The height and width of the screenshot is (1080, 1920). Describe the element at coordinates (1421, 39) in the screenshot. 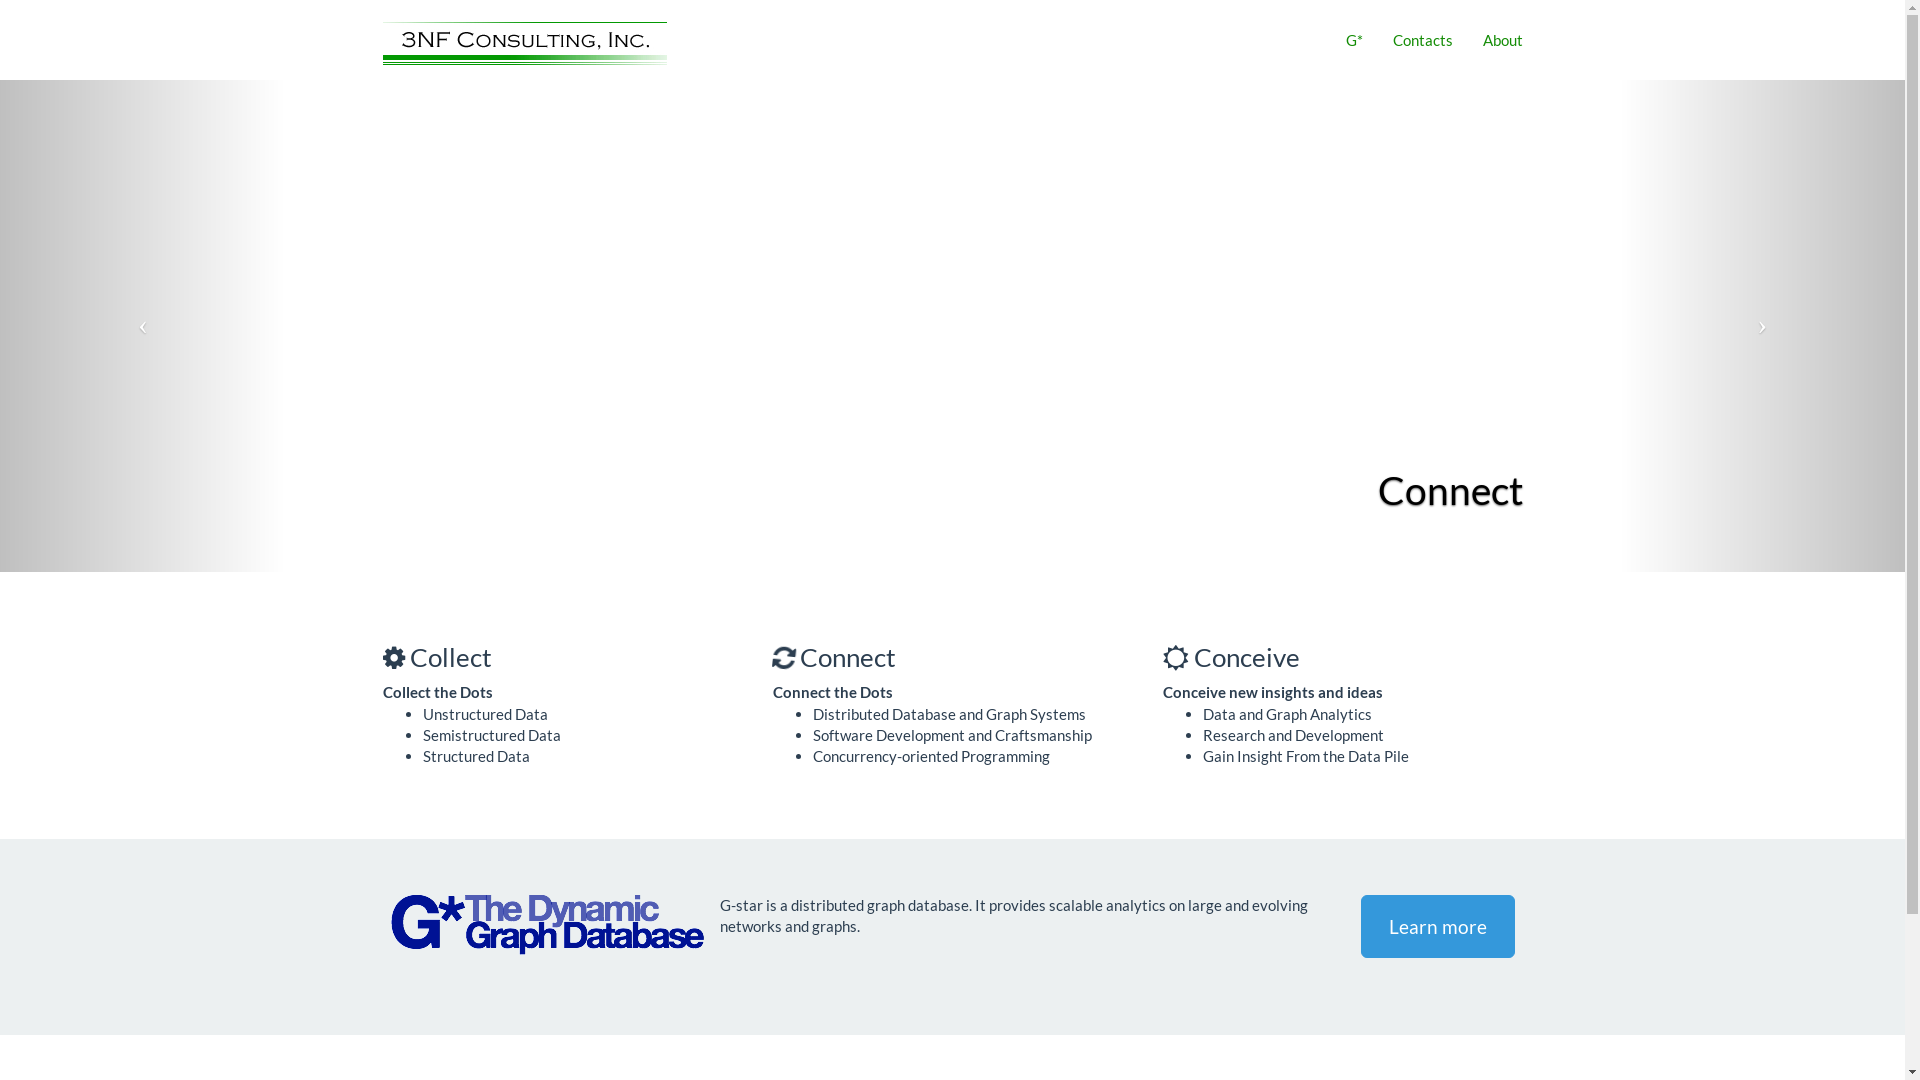

I see `'Contacts'` at that location.